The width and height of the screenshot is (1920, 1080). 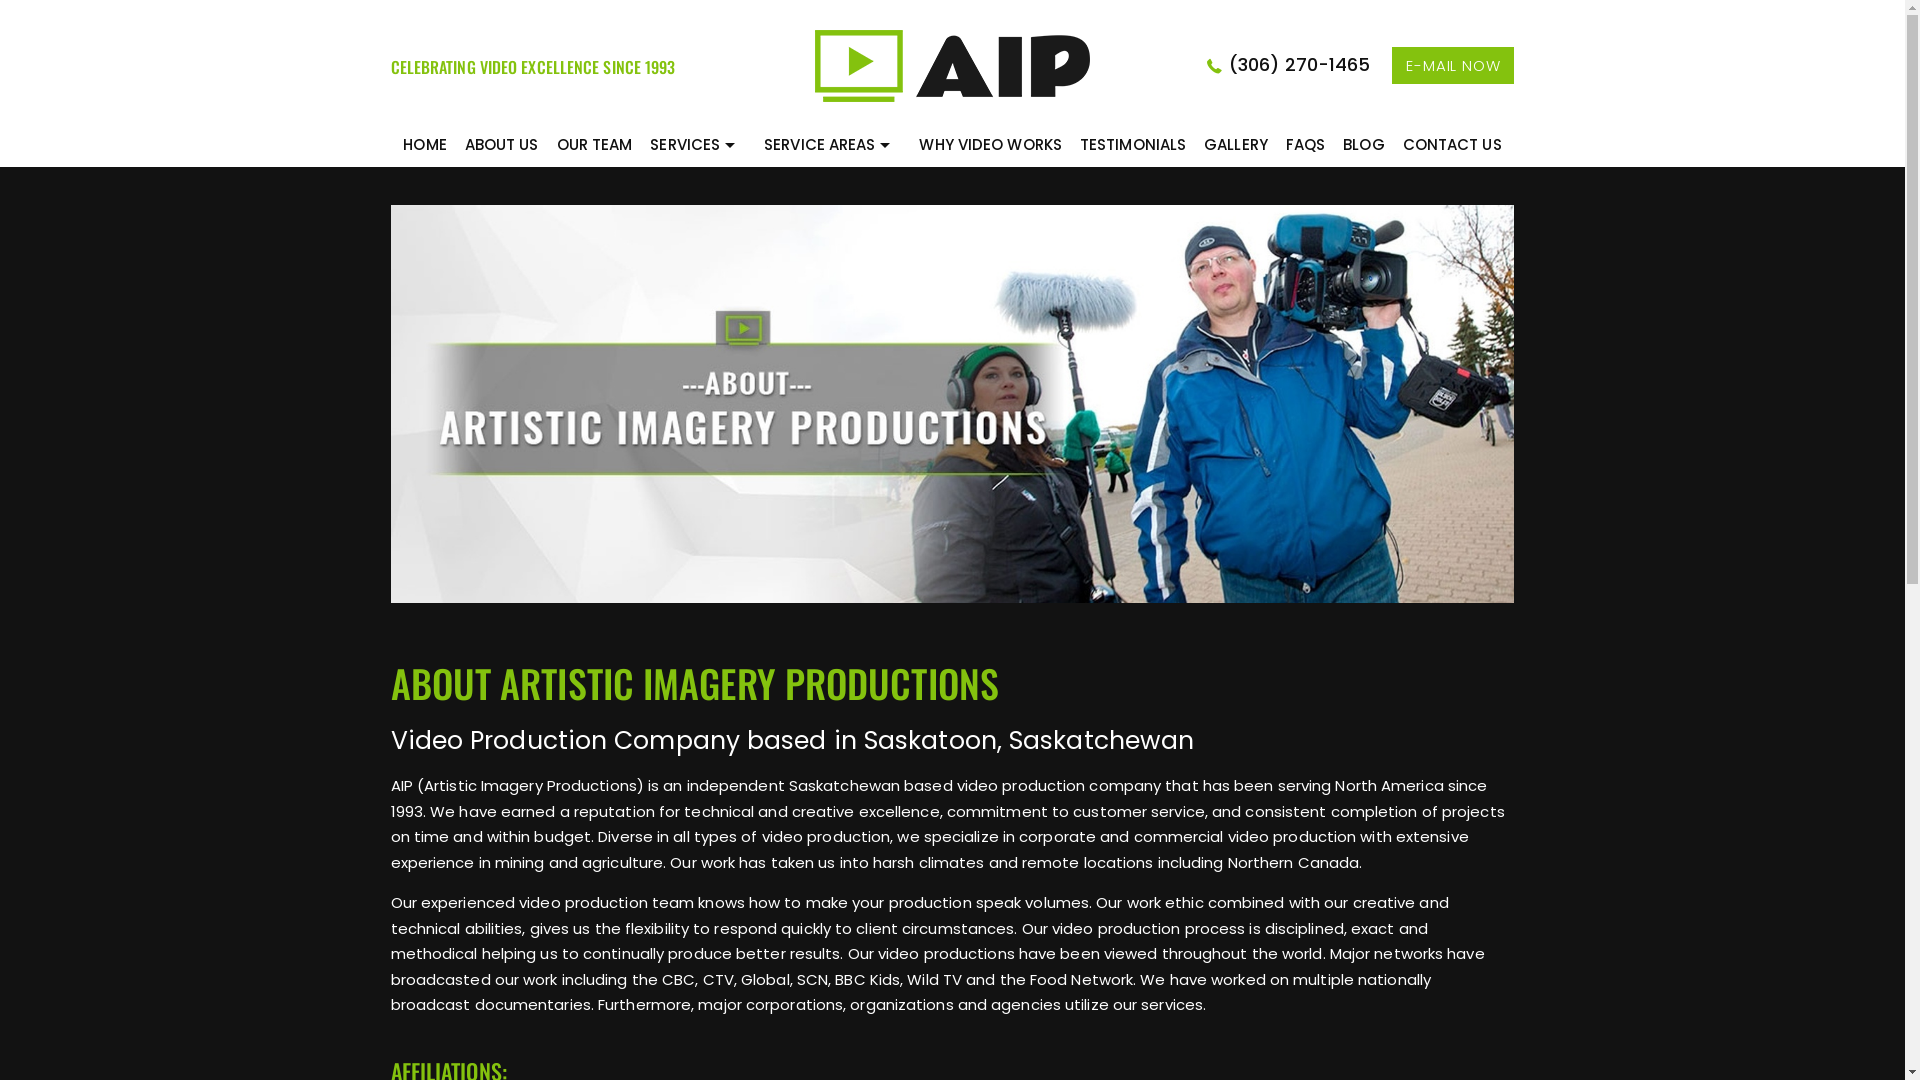 I want to click on '(306) 270-1465', so click(x=1297, y=63).